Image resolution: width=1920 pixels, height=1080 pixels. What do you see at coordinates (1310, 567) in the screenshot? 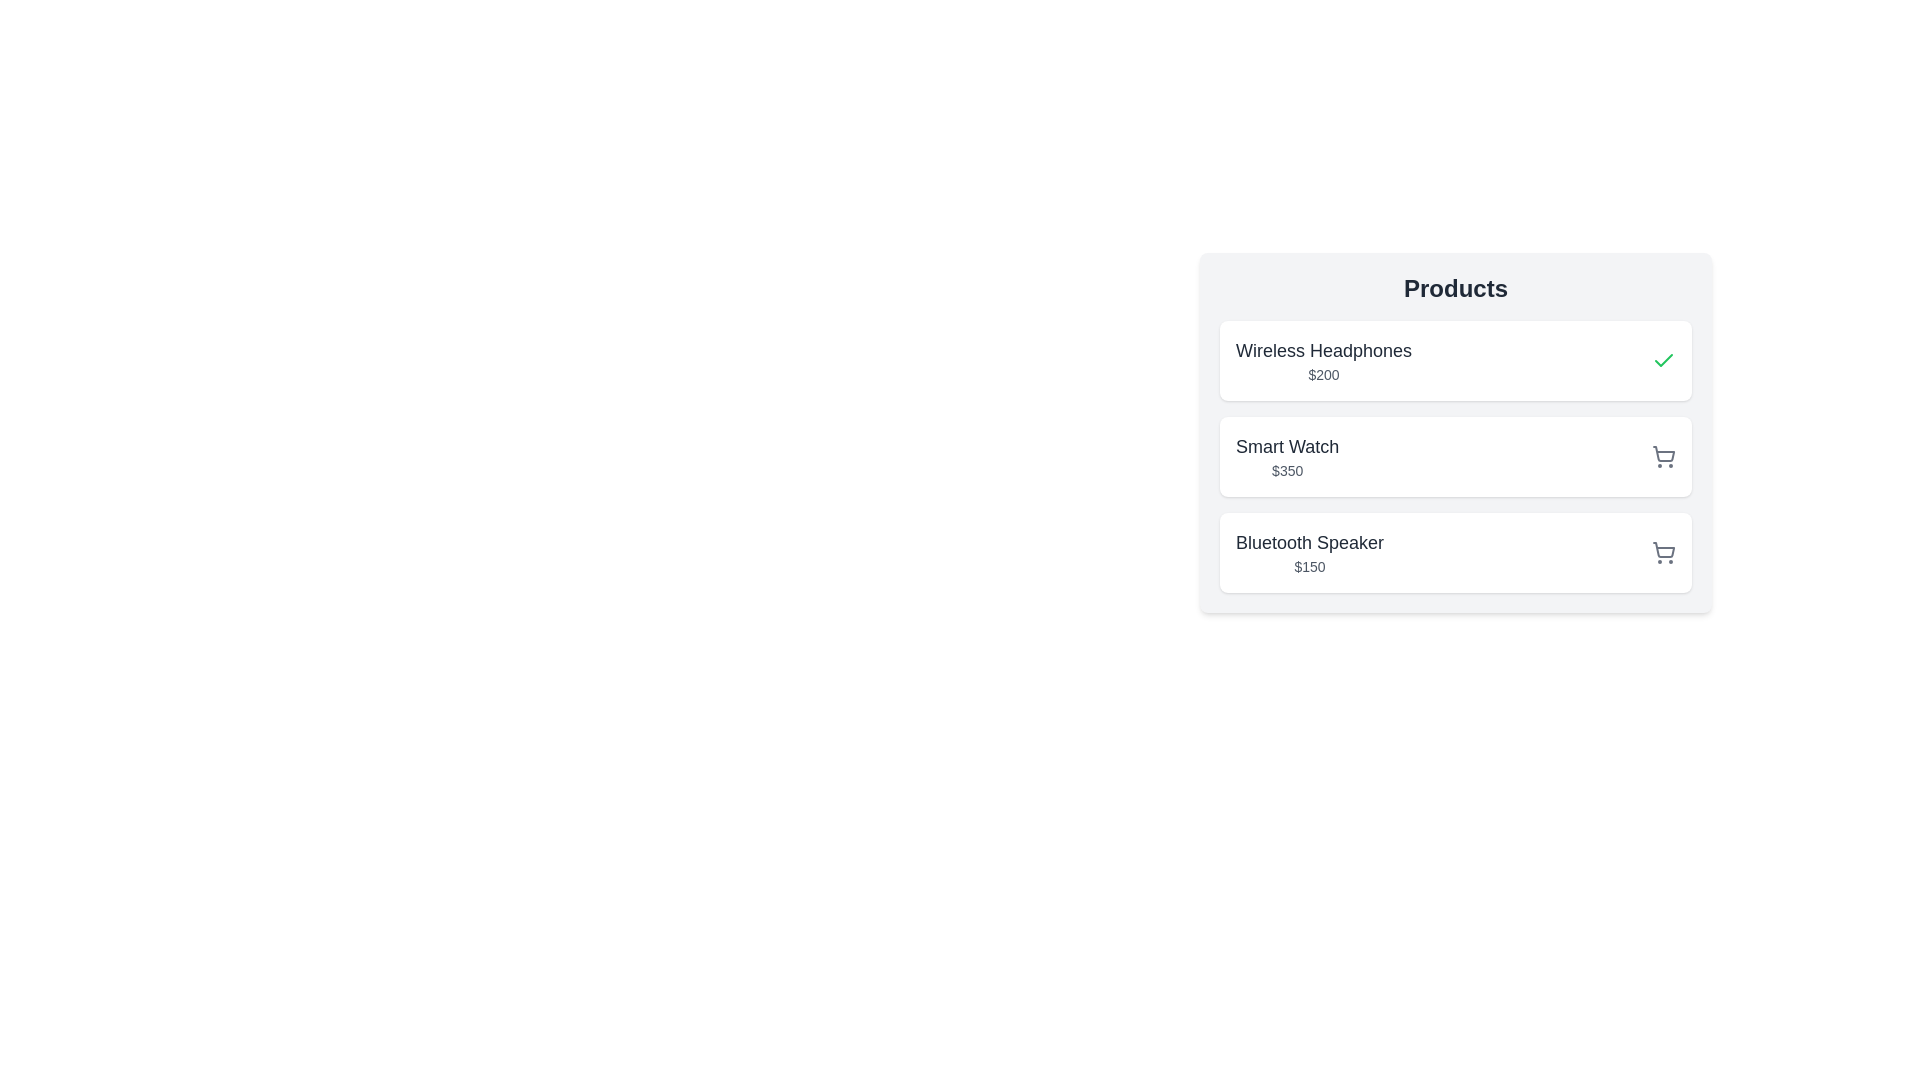
I see `the price label of the product 'Bluetooth Speaker', which is located below the product name within a card-like structure` at bounding box center [1310, 567].